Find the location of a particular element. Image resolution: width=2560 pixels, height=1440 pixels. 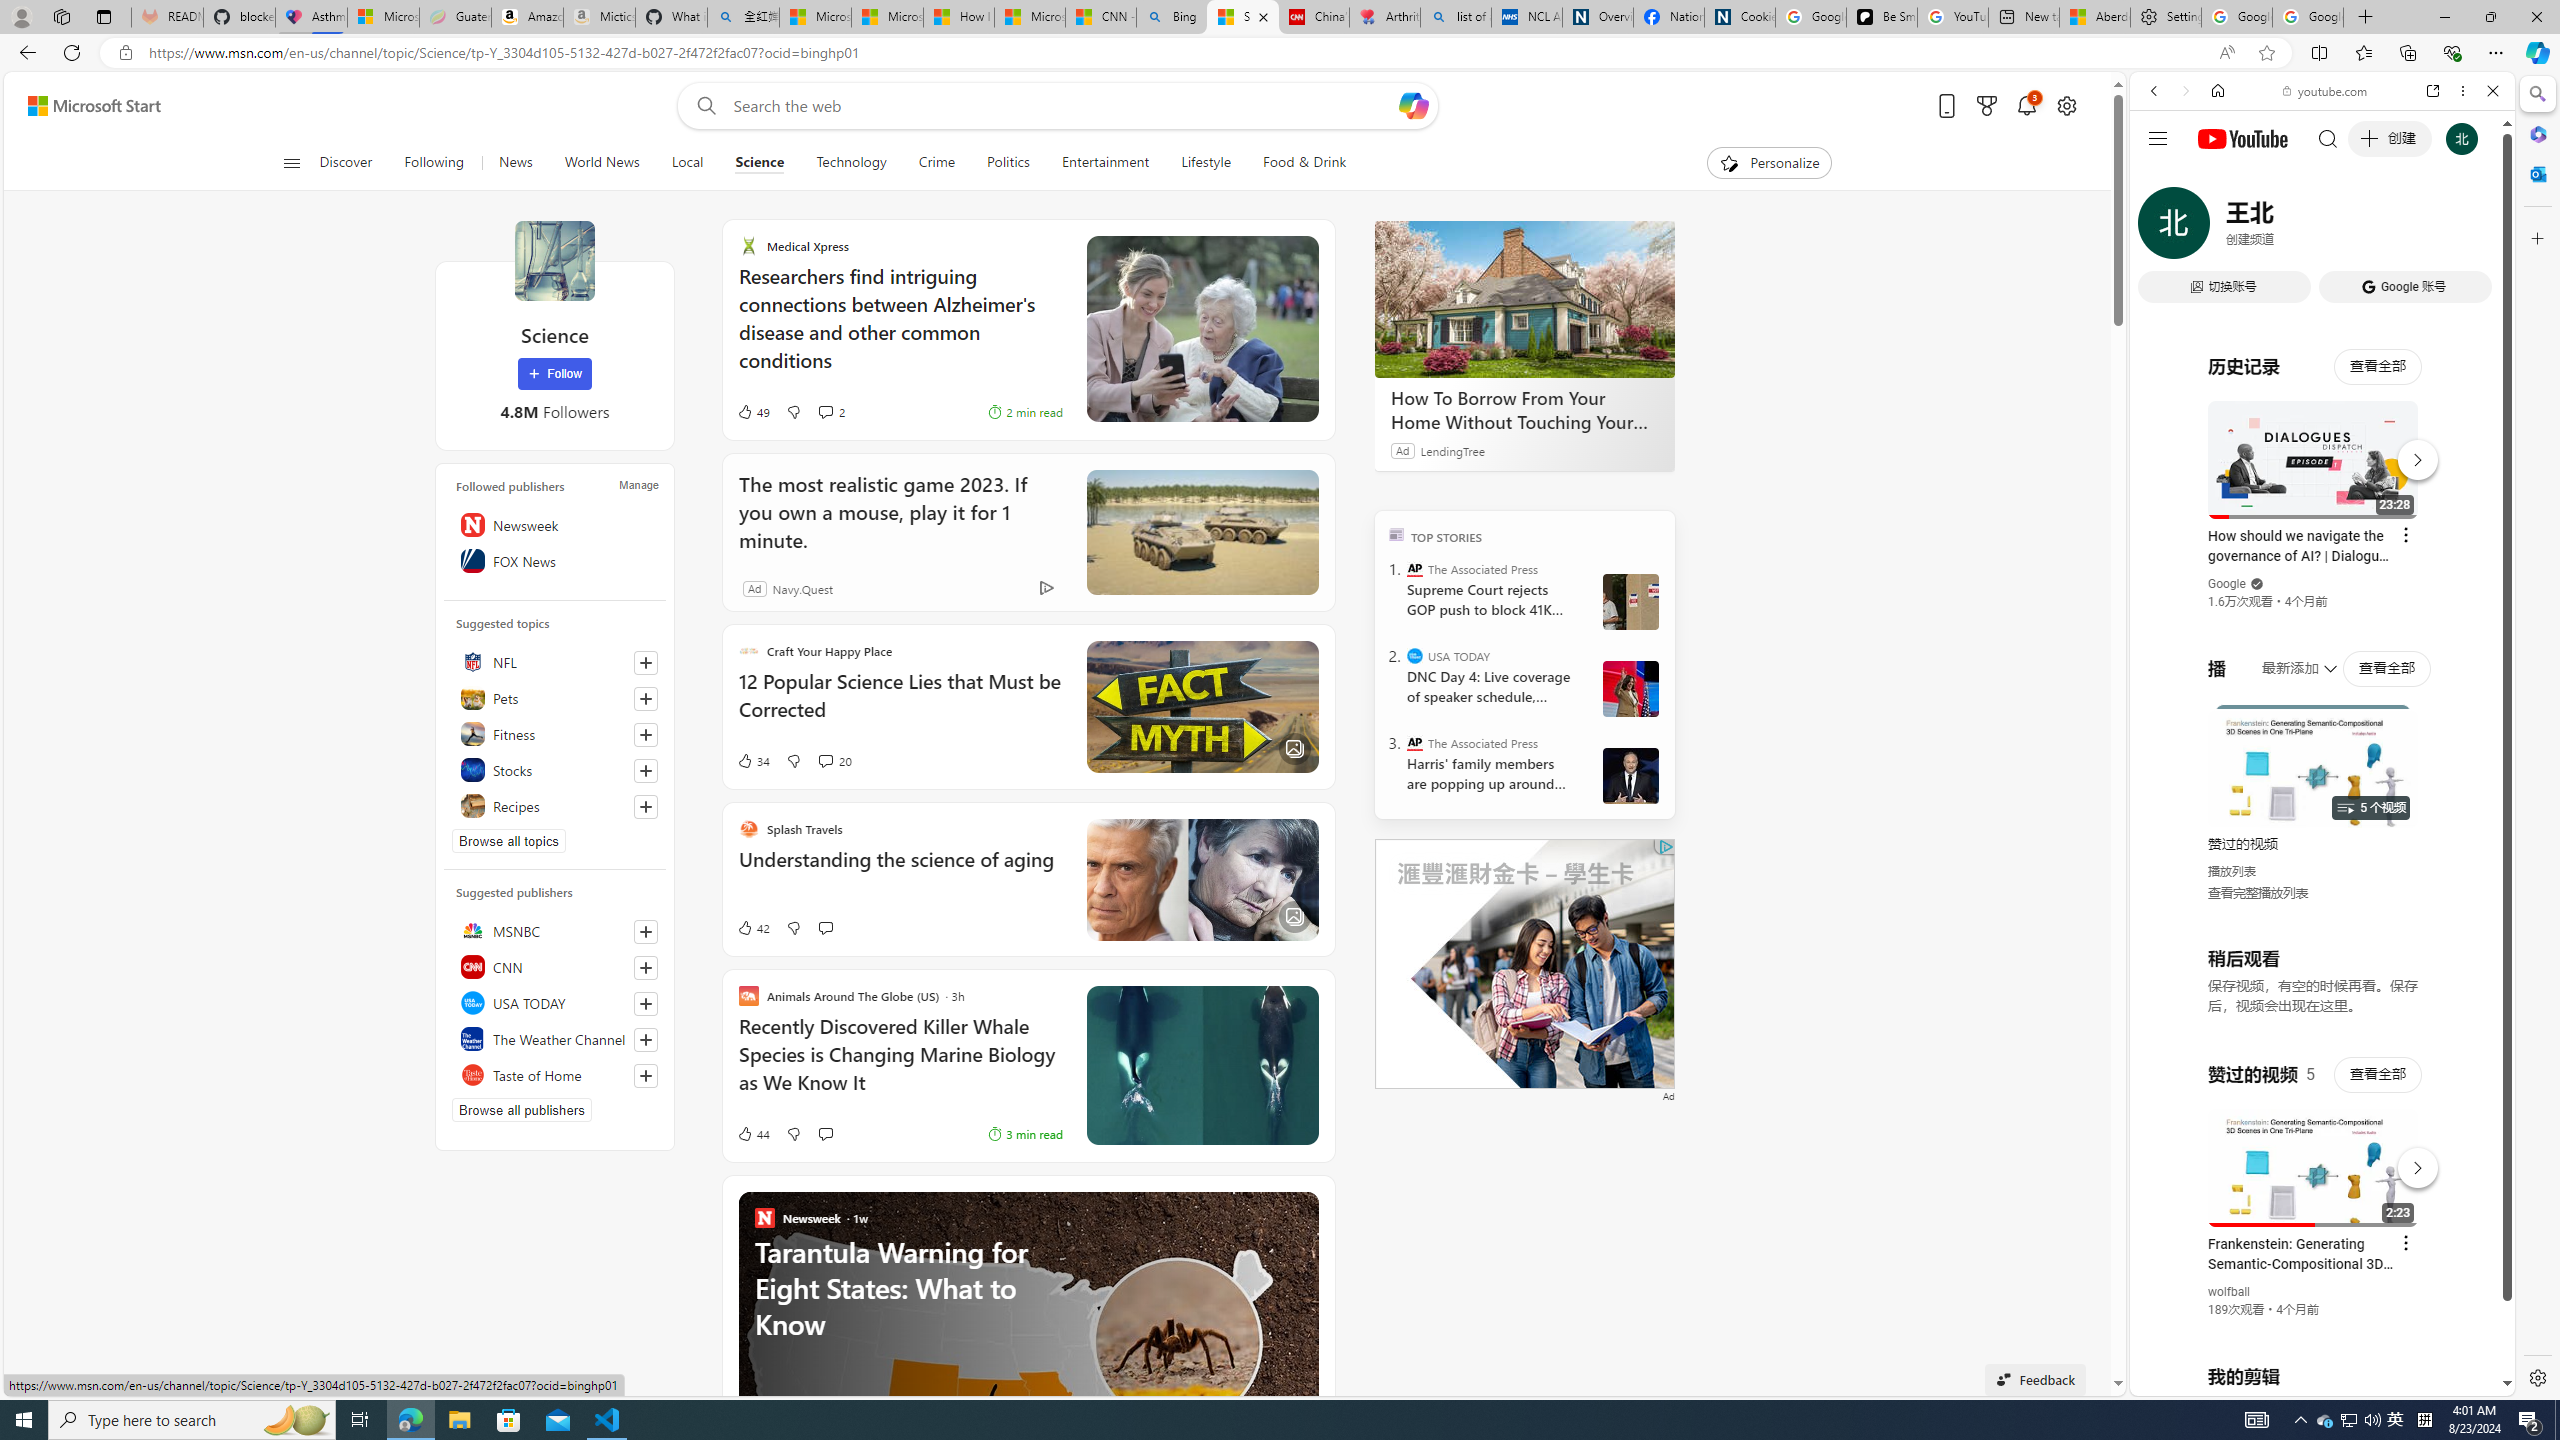

'Browse all topics' is located at coordinates (509, 839).